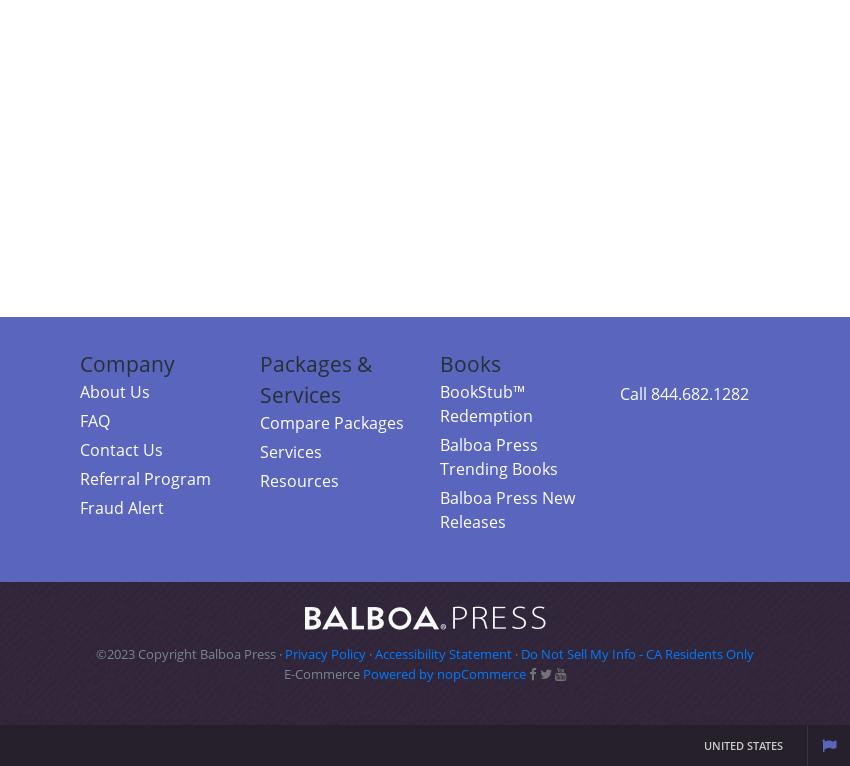 The image size is (850, 766). What do you see at coordinates (145, 477) in the screenshot?
I see `'Referral Program'` at bounding box center [145, 477].